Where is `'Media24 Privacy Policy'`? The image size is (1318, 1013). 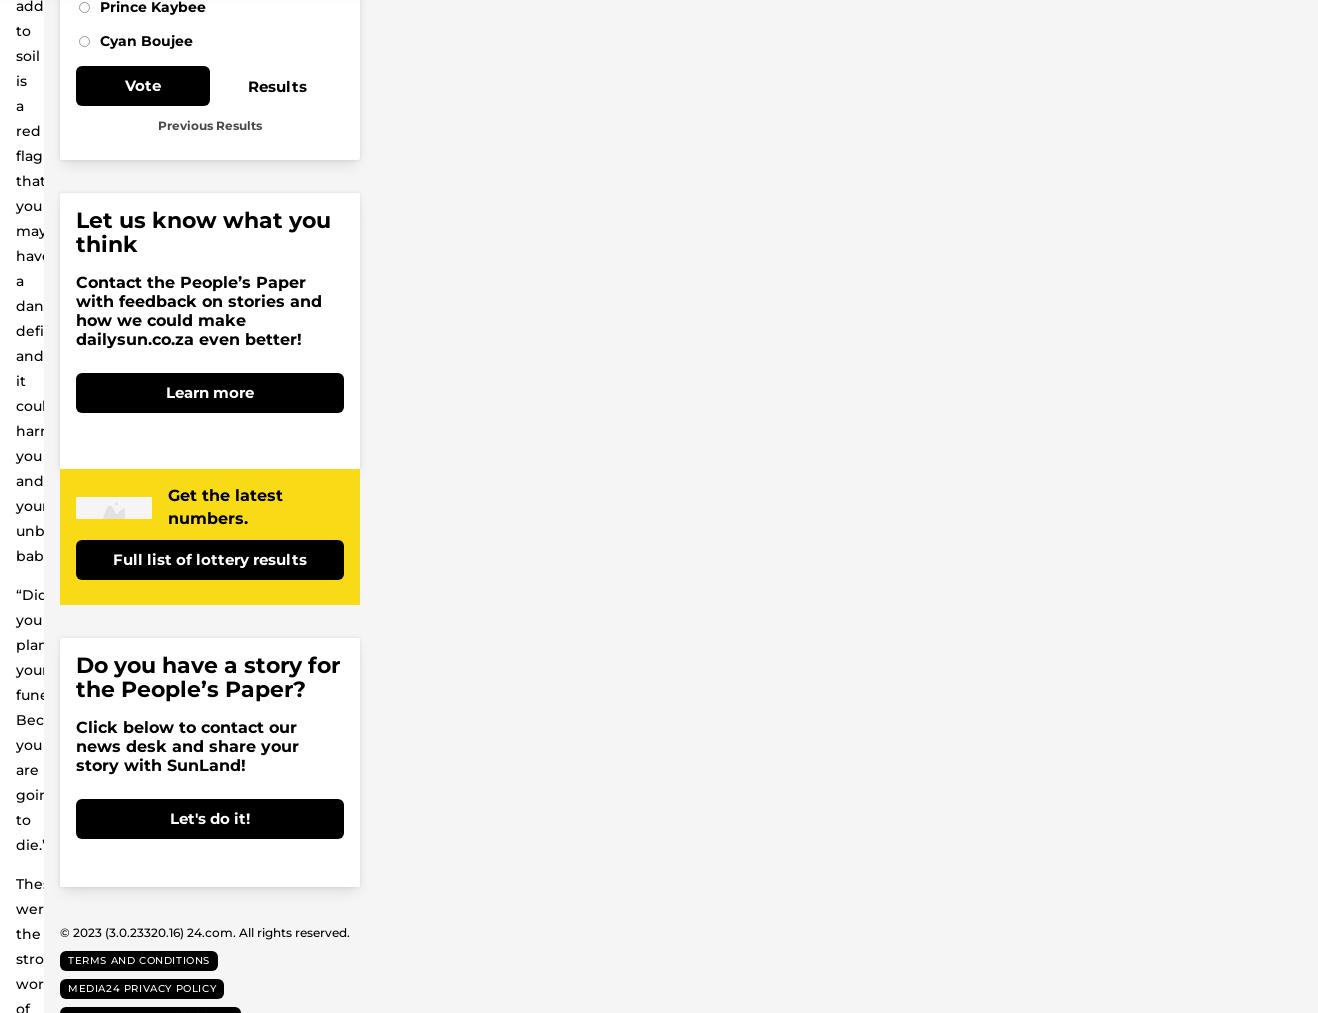 'Media24 Privacy Policy' is located at coordinates (140, 988).